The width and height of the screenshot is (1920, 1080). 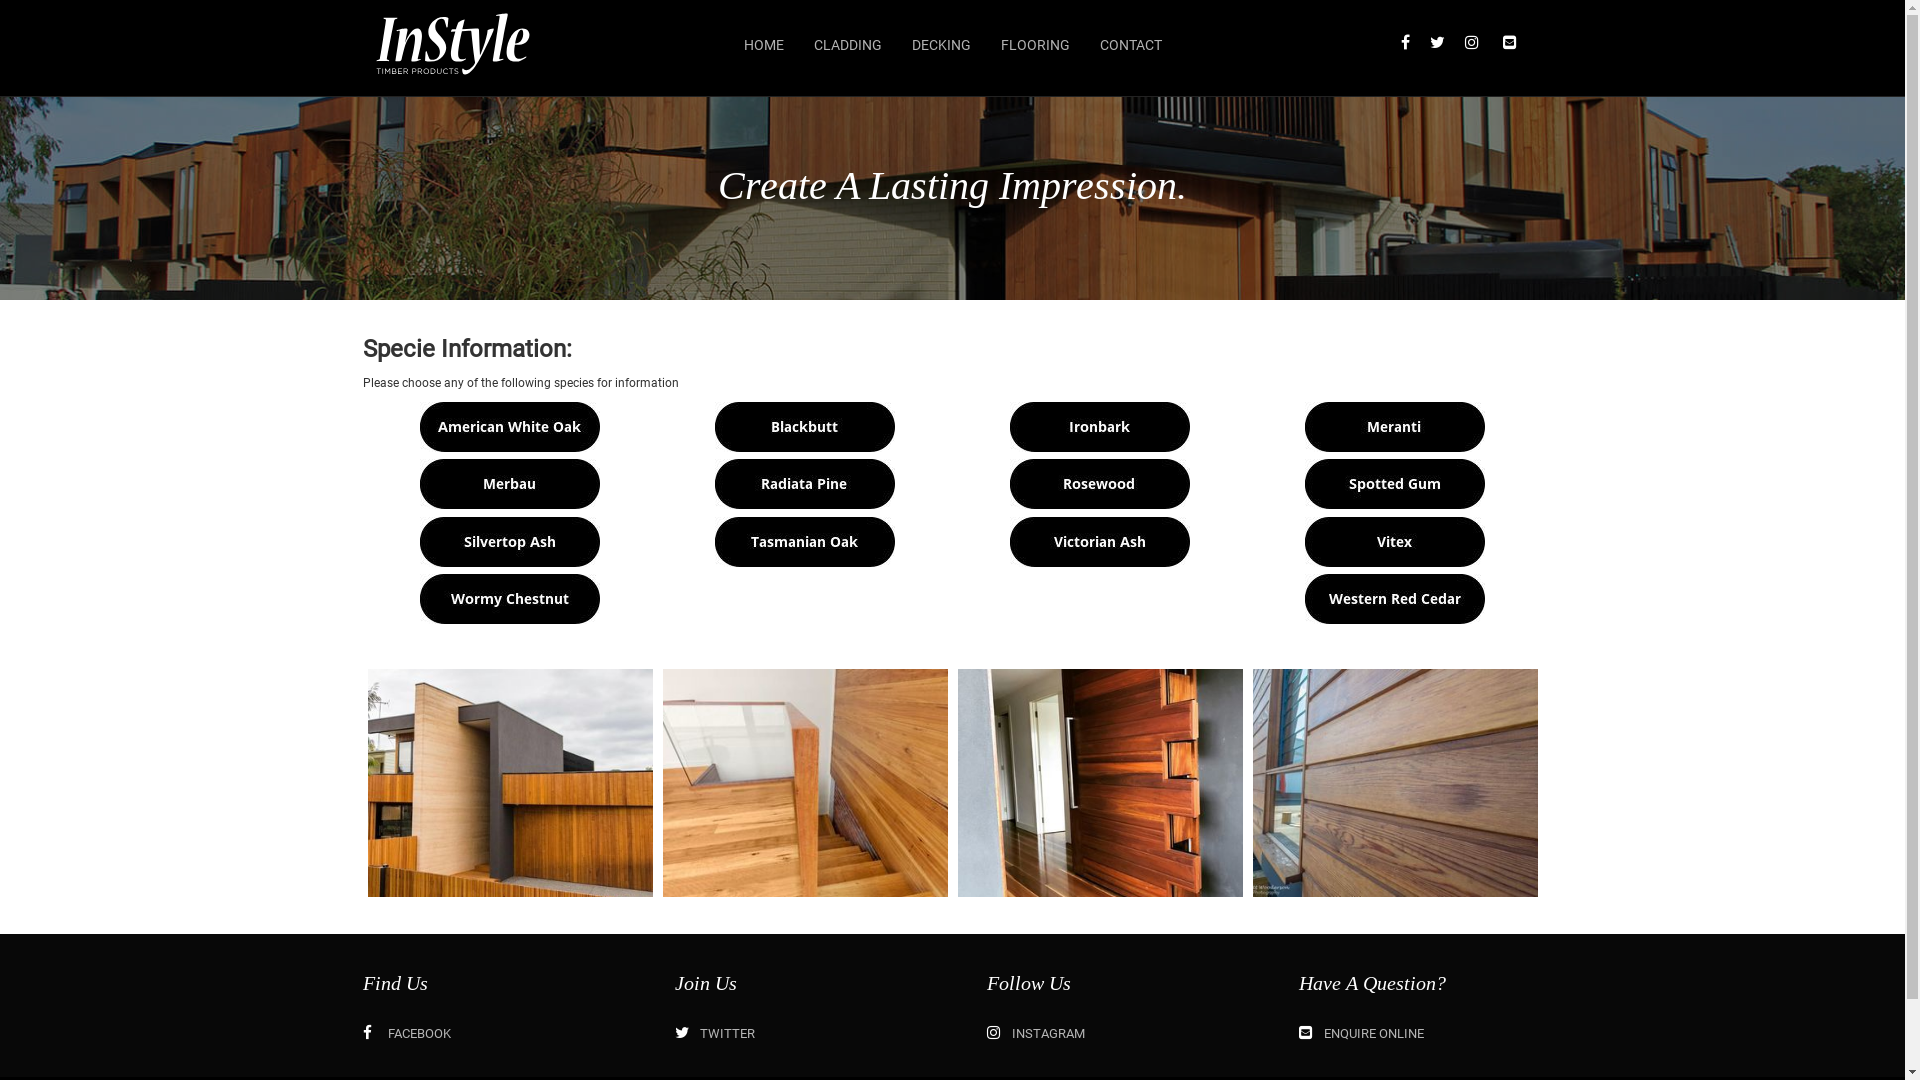 I want to click on 'CONTACT', so click(x=1129, y=45).